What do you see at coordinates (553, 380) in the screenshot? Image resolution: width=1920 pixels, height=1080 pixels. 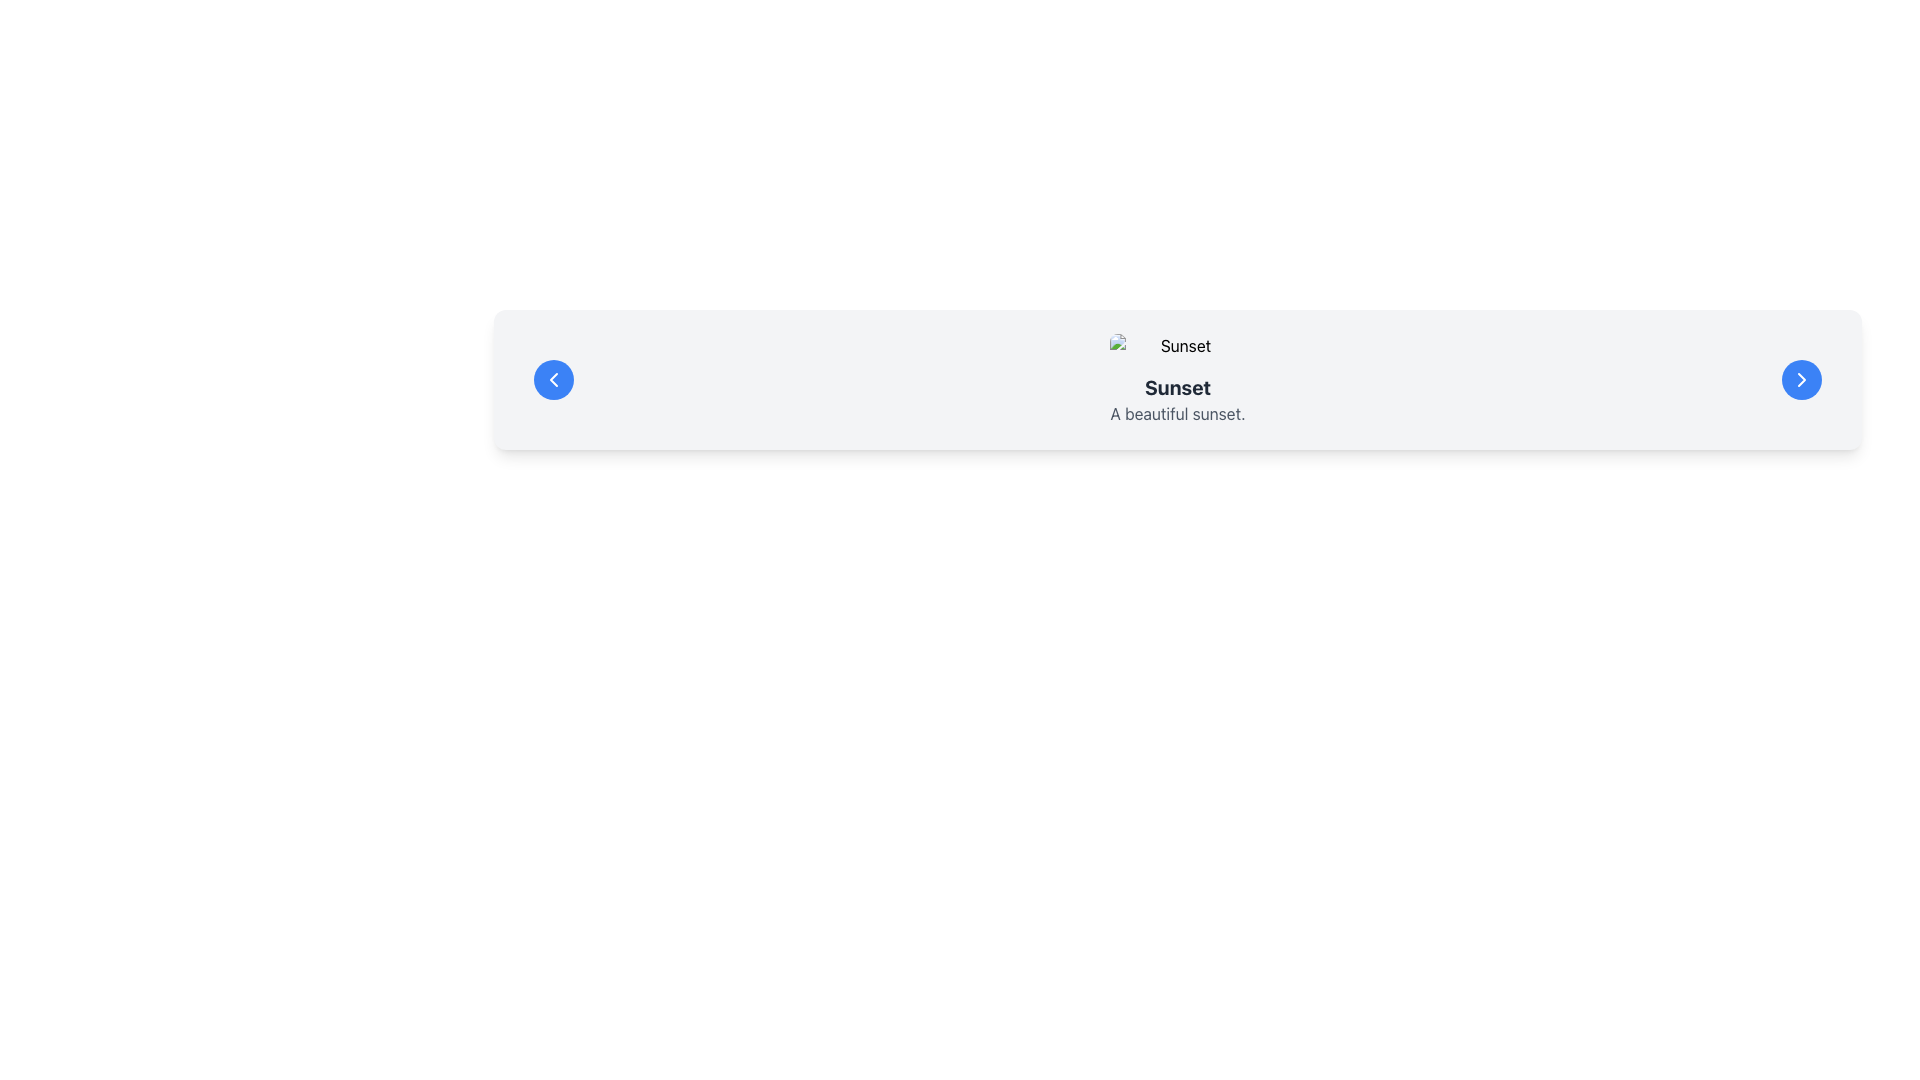 I see `the circular blue button with a white leftward chevron icon to go back` at bounding box center [553, 380].